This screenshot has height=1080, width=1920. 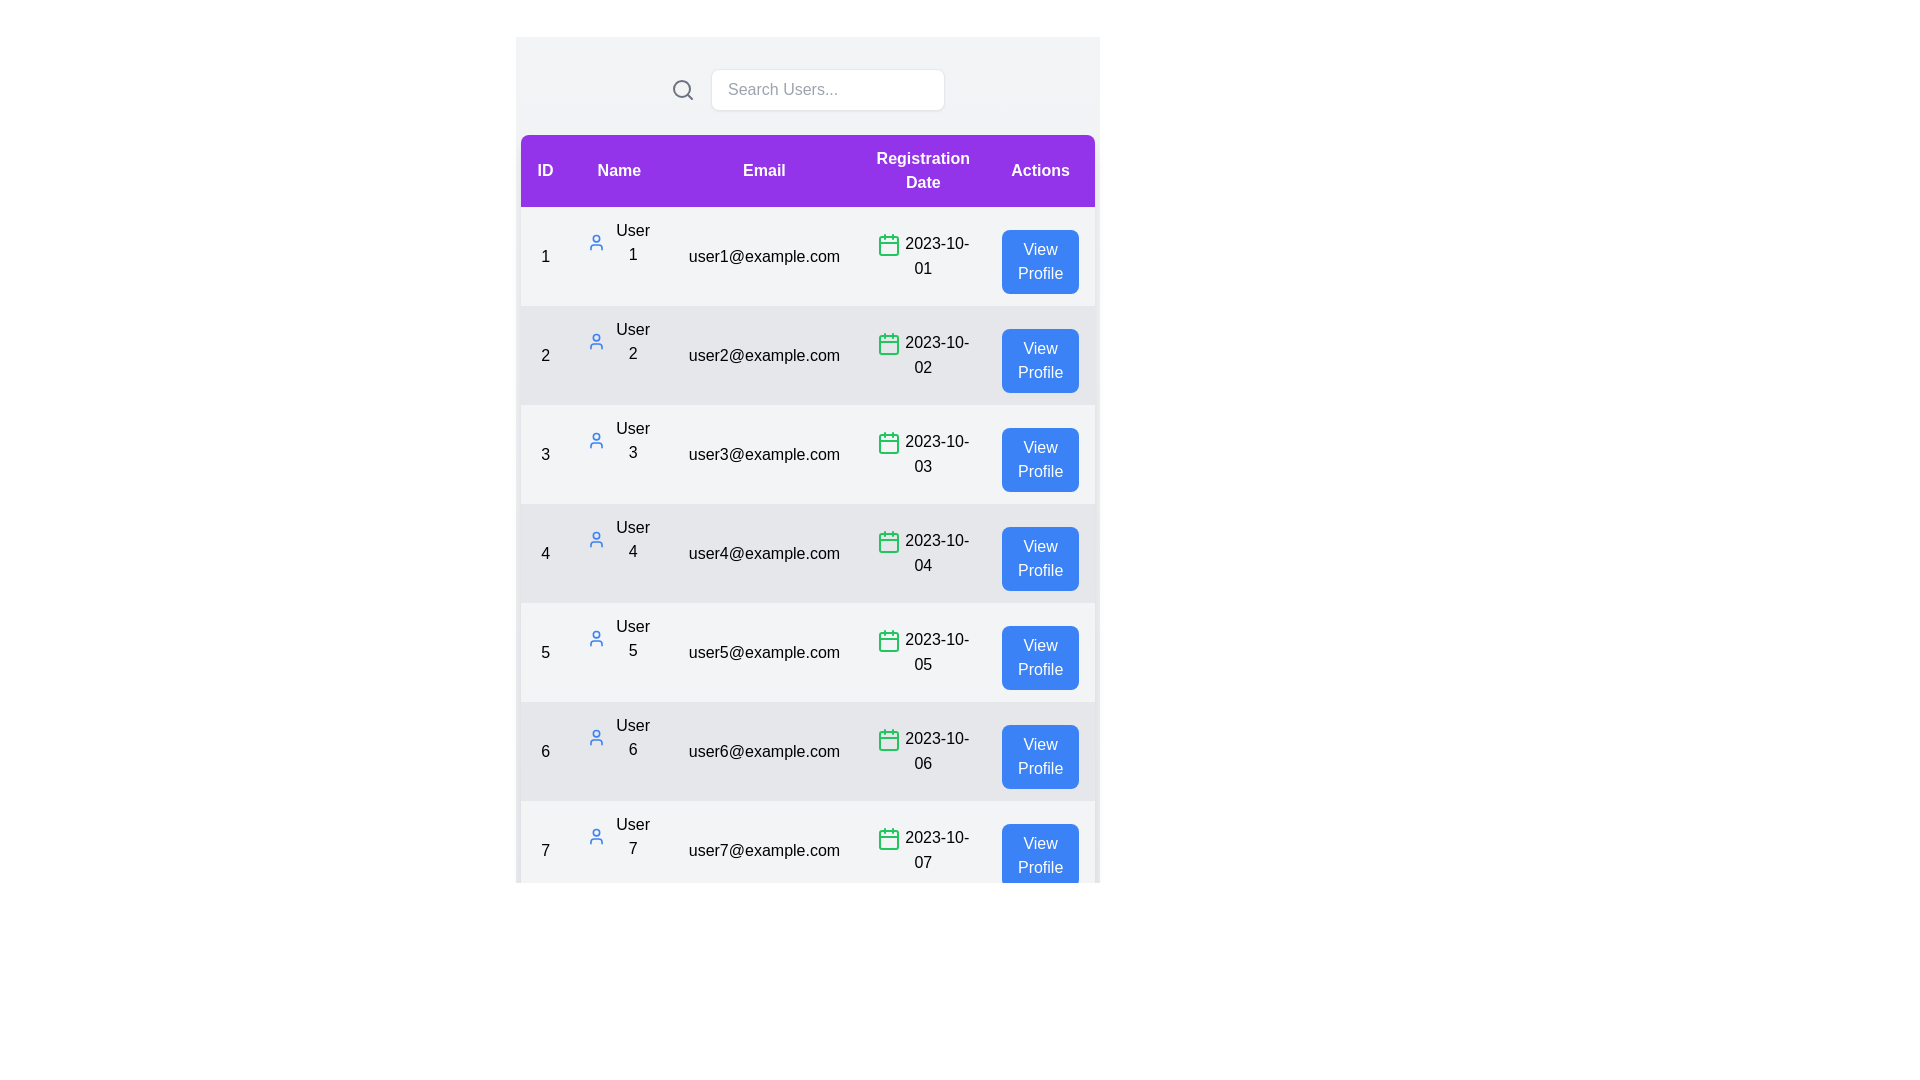 What do you see at coordinates (595, 439) in the screenshot?
I see `the user profile icon for user 3` at bounding box center [595, 439].